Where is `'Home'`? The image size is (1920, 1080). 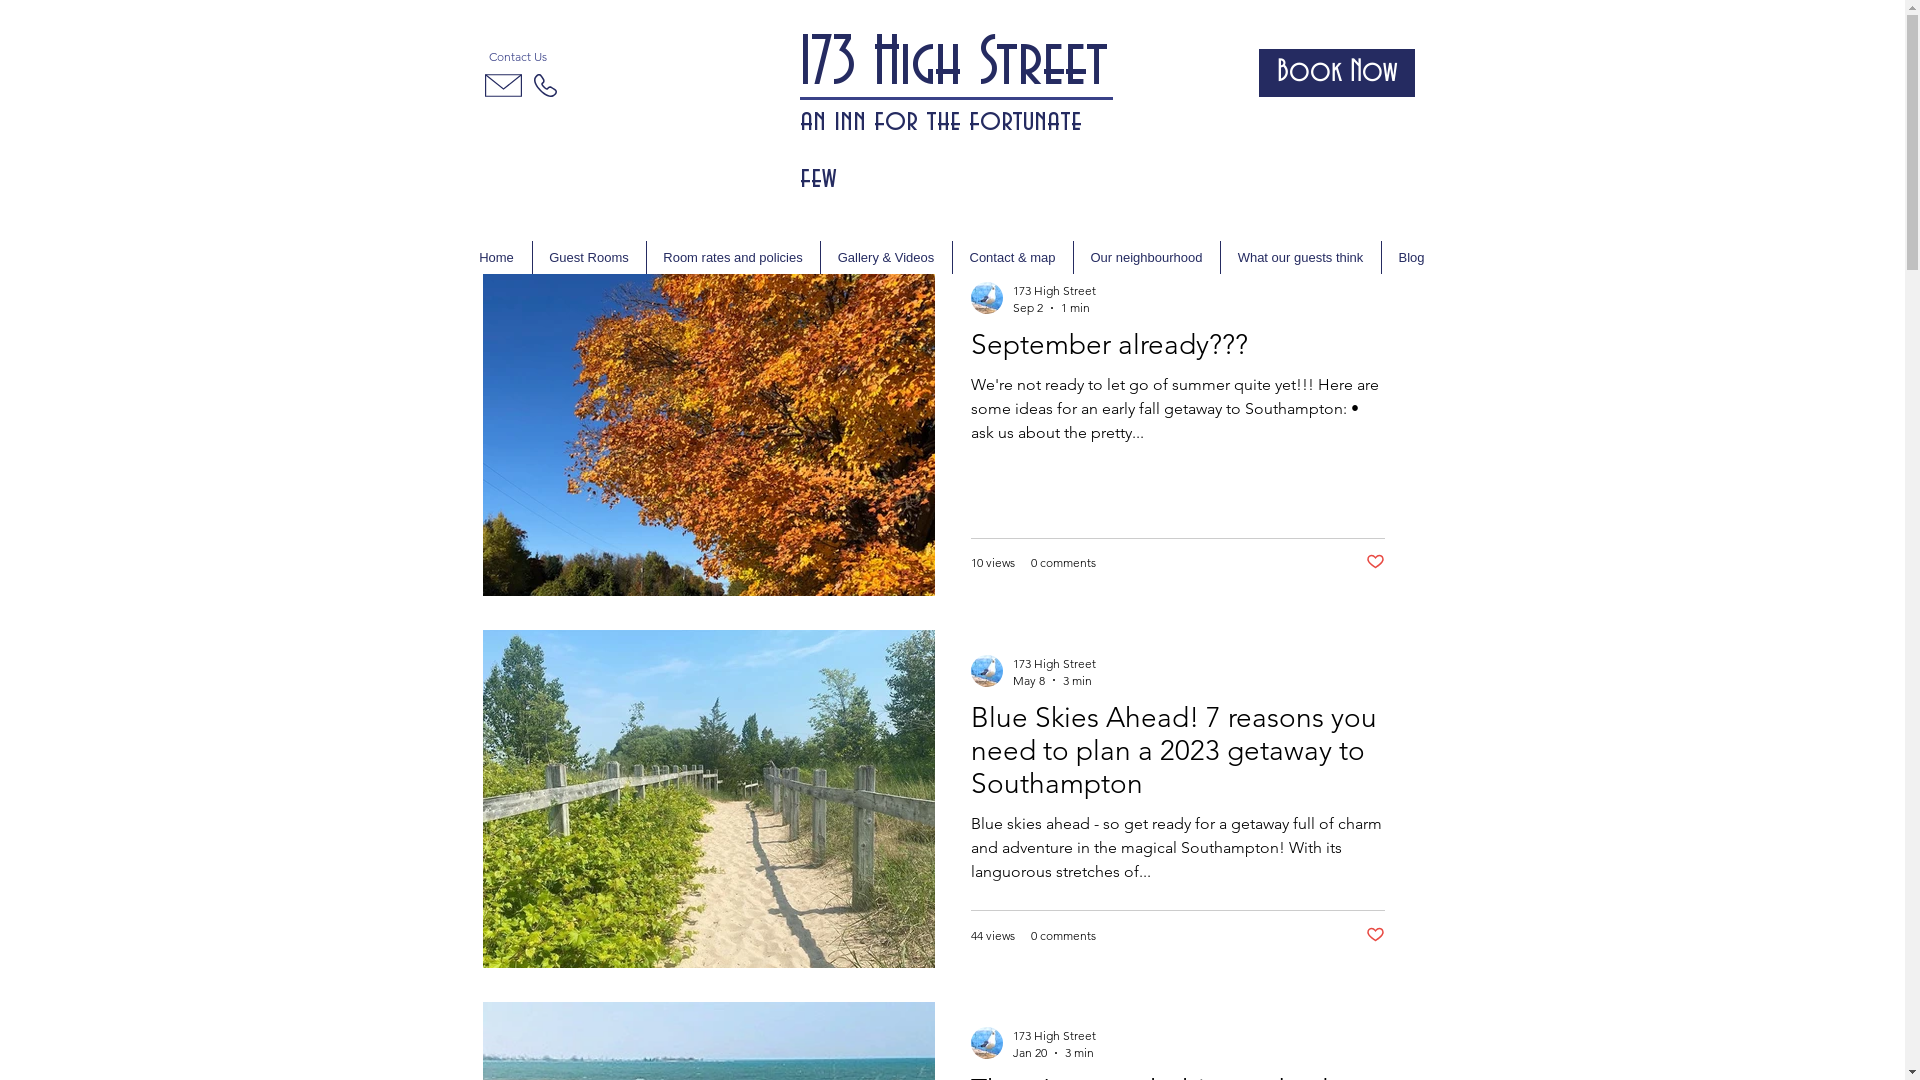 'Home' is located at coordinates (497, 256).